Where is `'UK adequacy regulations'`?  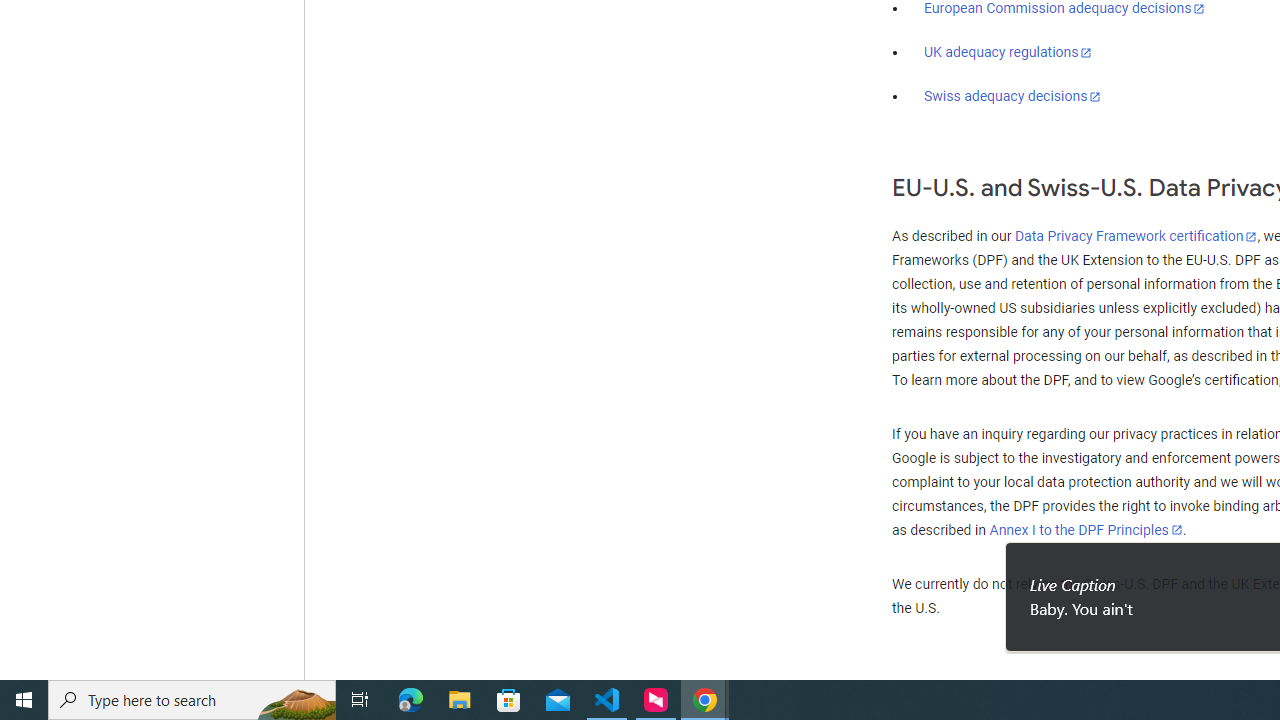 'UK adequacy regulations' is located at coordinates (1008, 51).